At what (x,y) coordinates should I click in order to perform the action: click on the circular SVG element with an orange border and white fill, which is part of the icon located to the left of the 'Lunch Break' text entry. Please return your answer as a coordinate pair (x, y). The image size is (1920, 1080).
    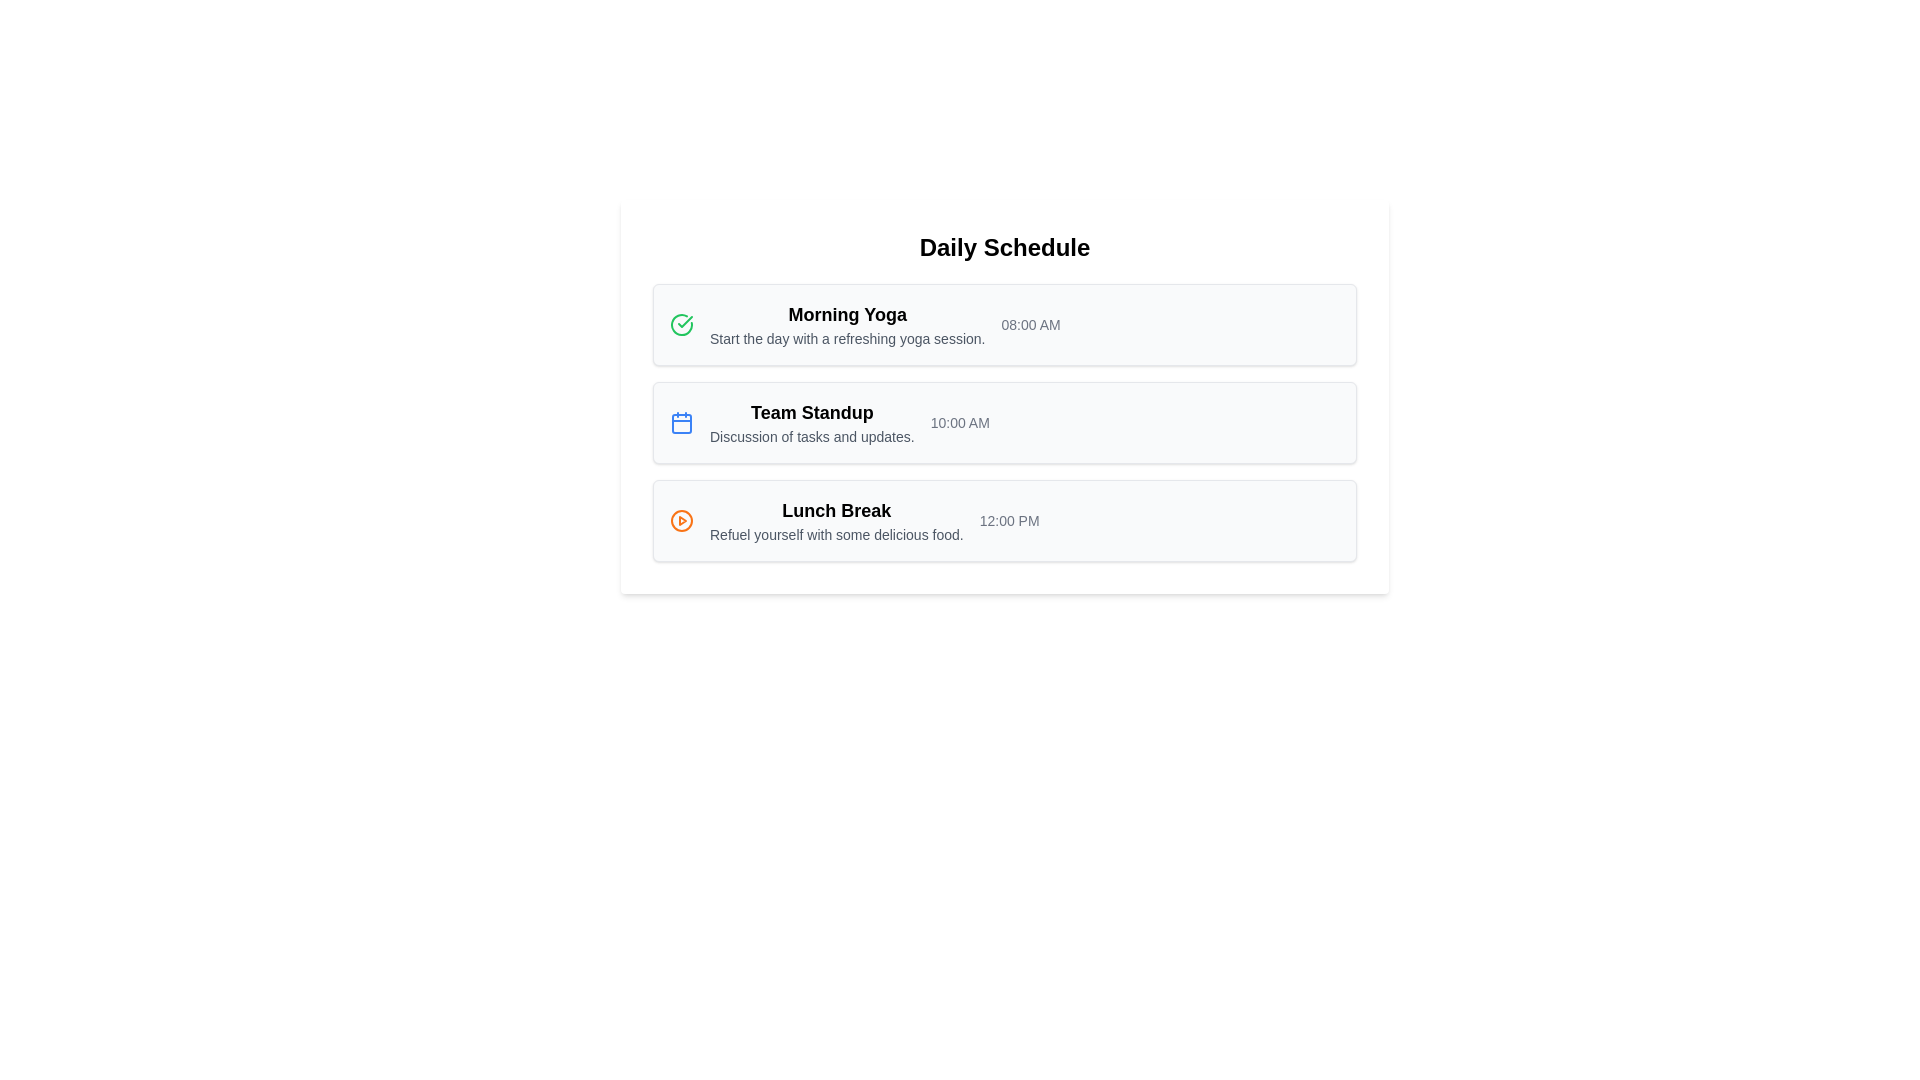
    Looking at the image, I should click on (681, 519).